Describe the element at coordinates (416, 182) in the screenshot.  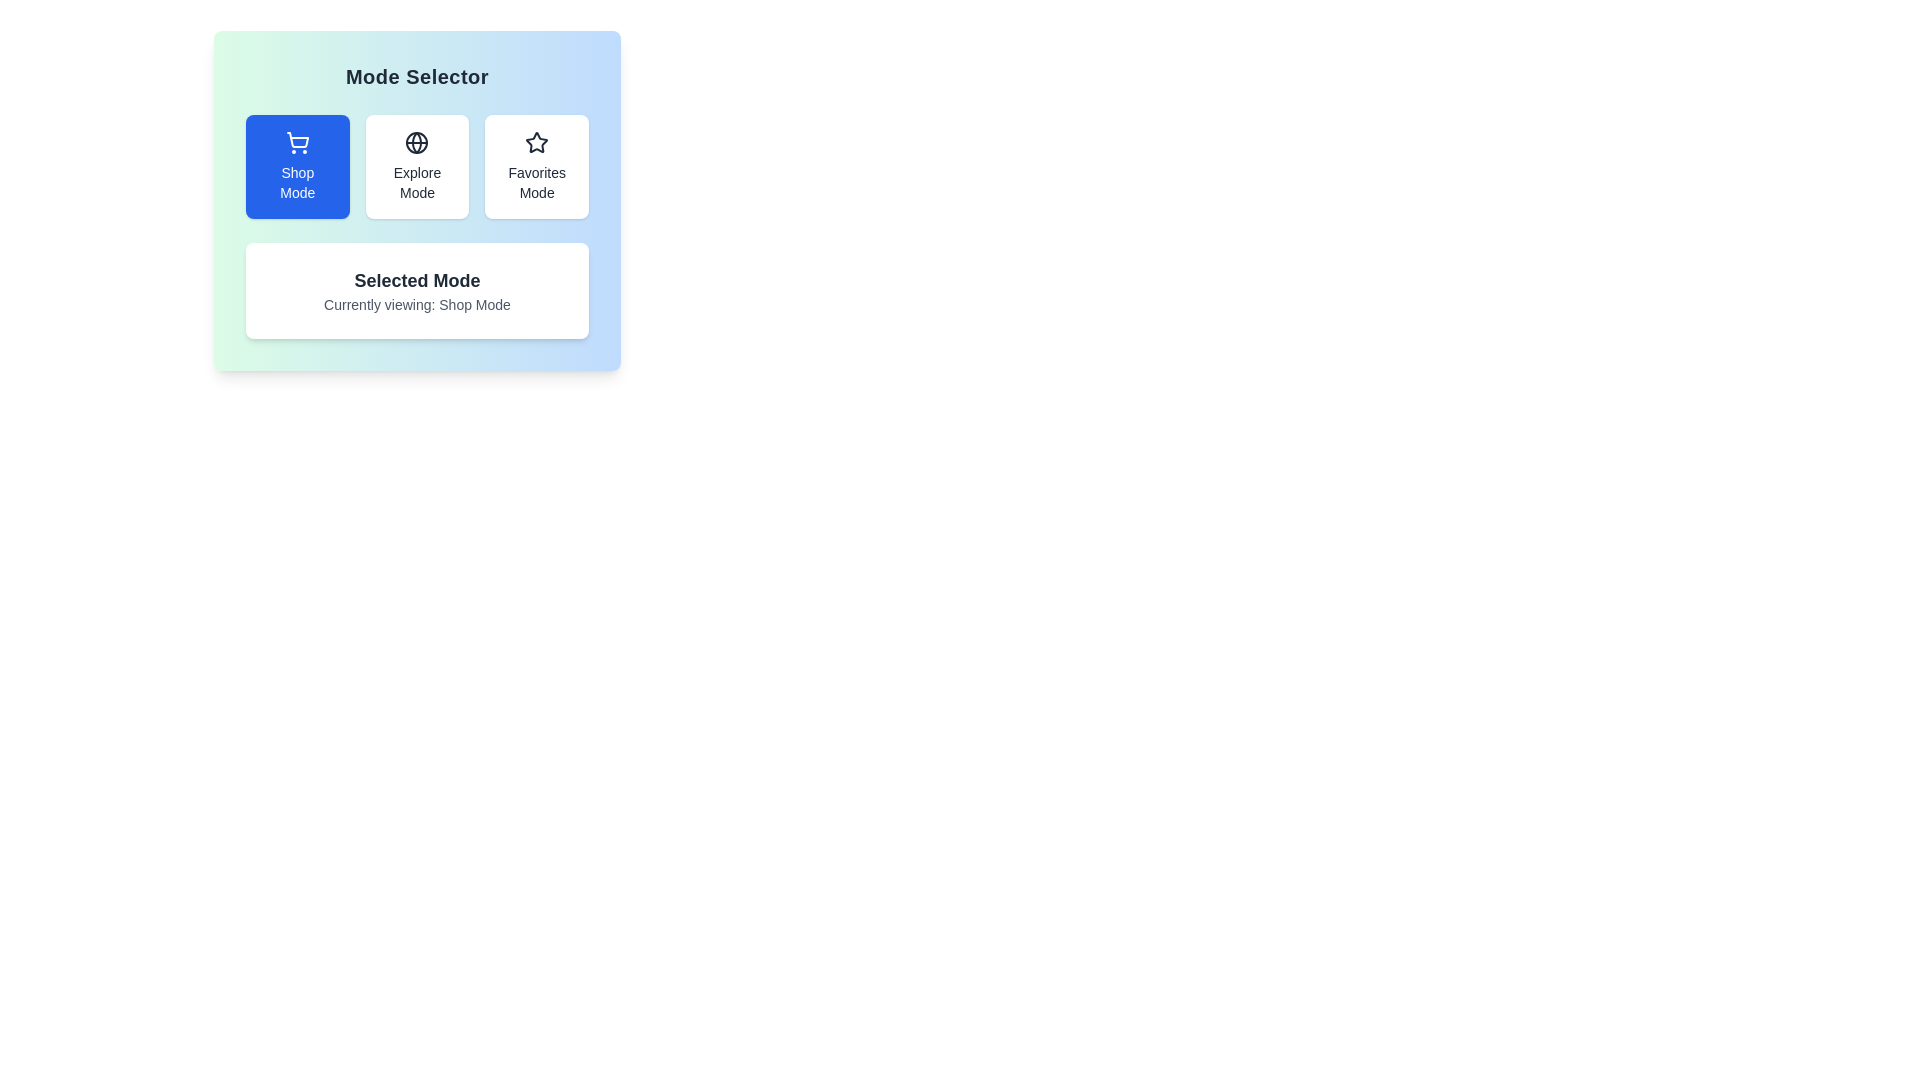
I see `text label indicating 'Explore Mode' within the Mode Selector section, which is centrally positioned between the Shop Mode and Favorites Mode buttons` at that location.